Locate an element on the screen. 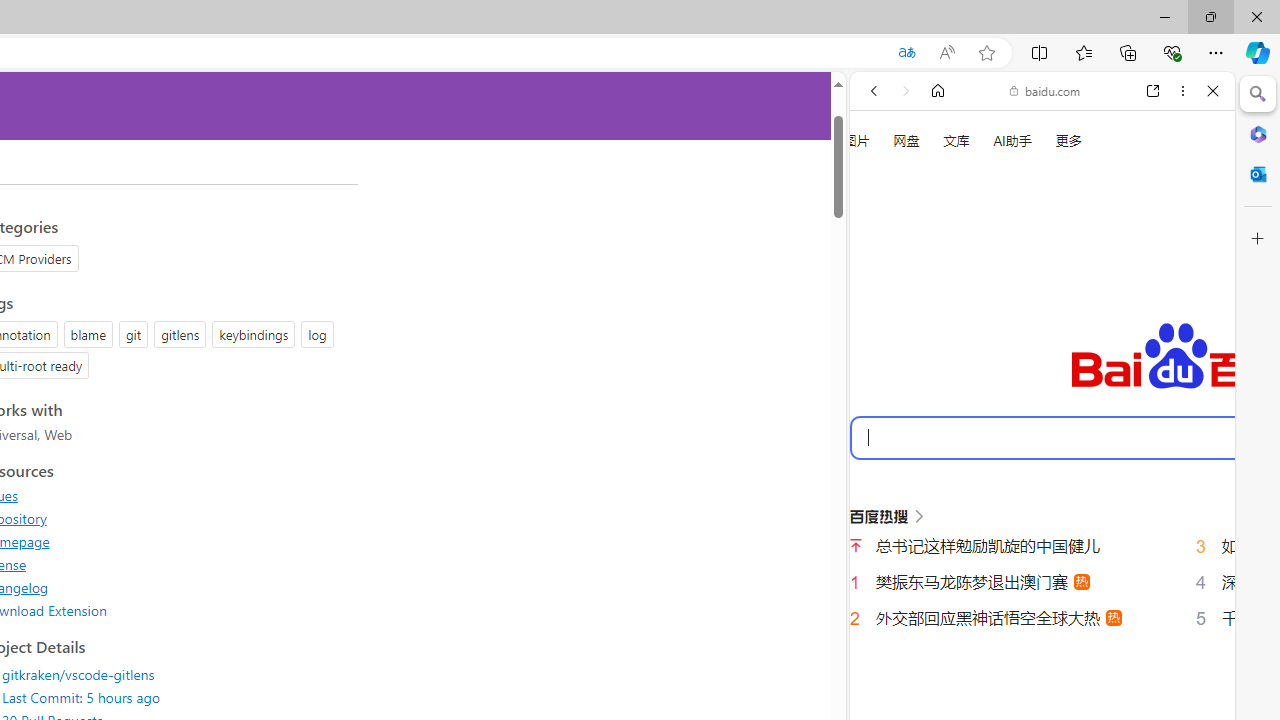 This screenshot has width=1280, height=720. 'More options' is located at coordinates (1182, 91).